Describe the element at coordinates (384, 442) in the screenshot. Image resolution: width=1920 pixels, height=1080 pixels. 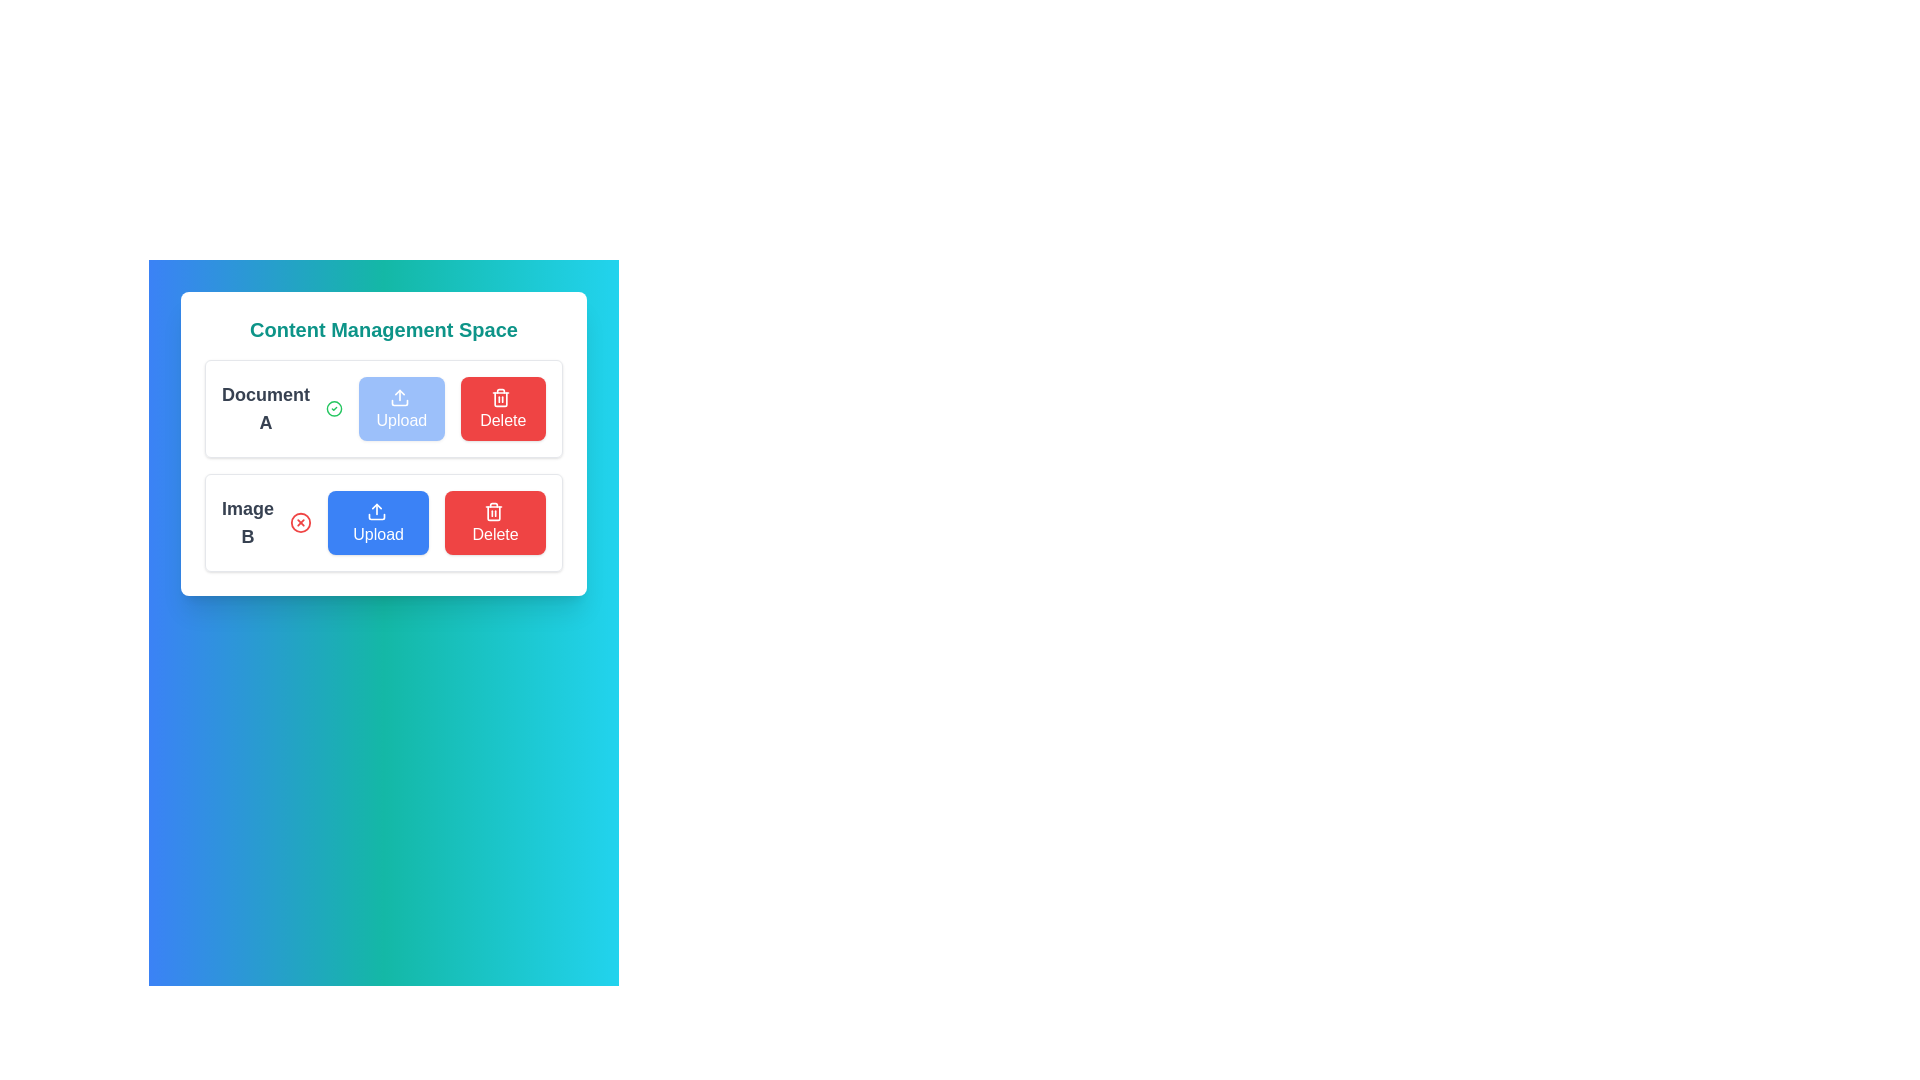
I see `the 'Upload' or 'Delete' buttons within the 'Content Management Space' card that features a white background and rounded corners` at that location.